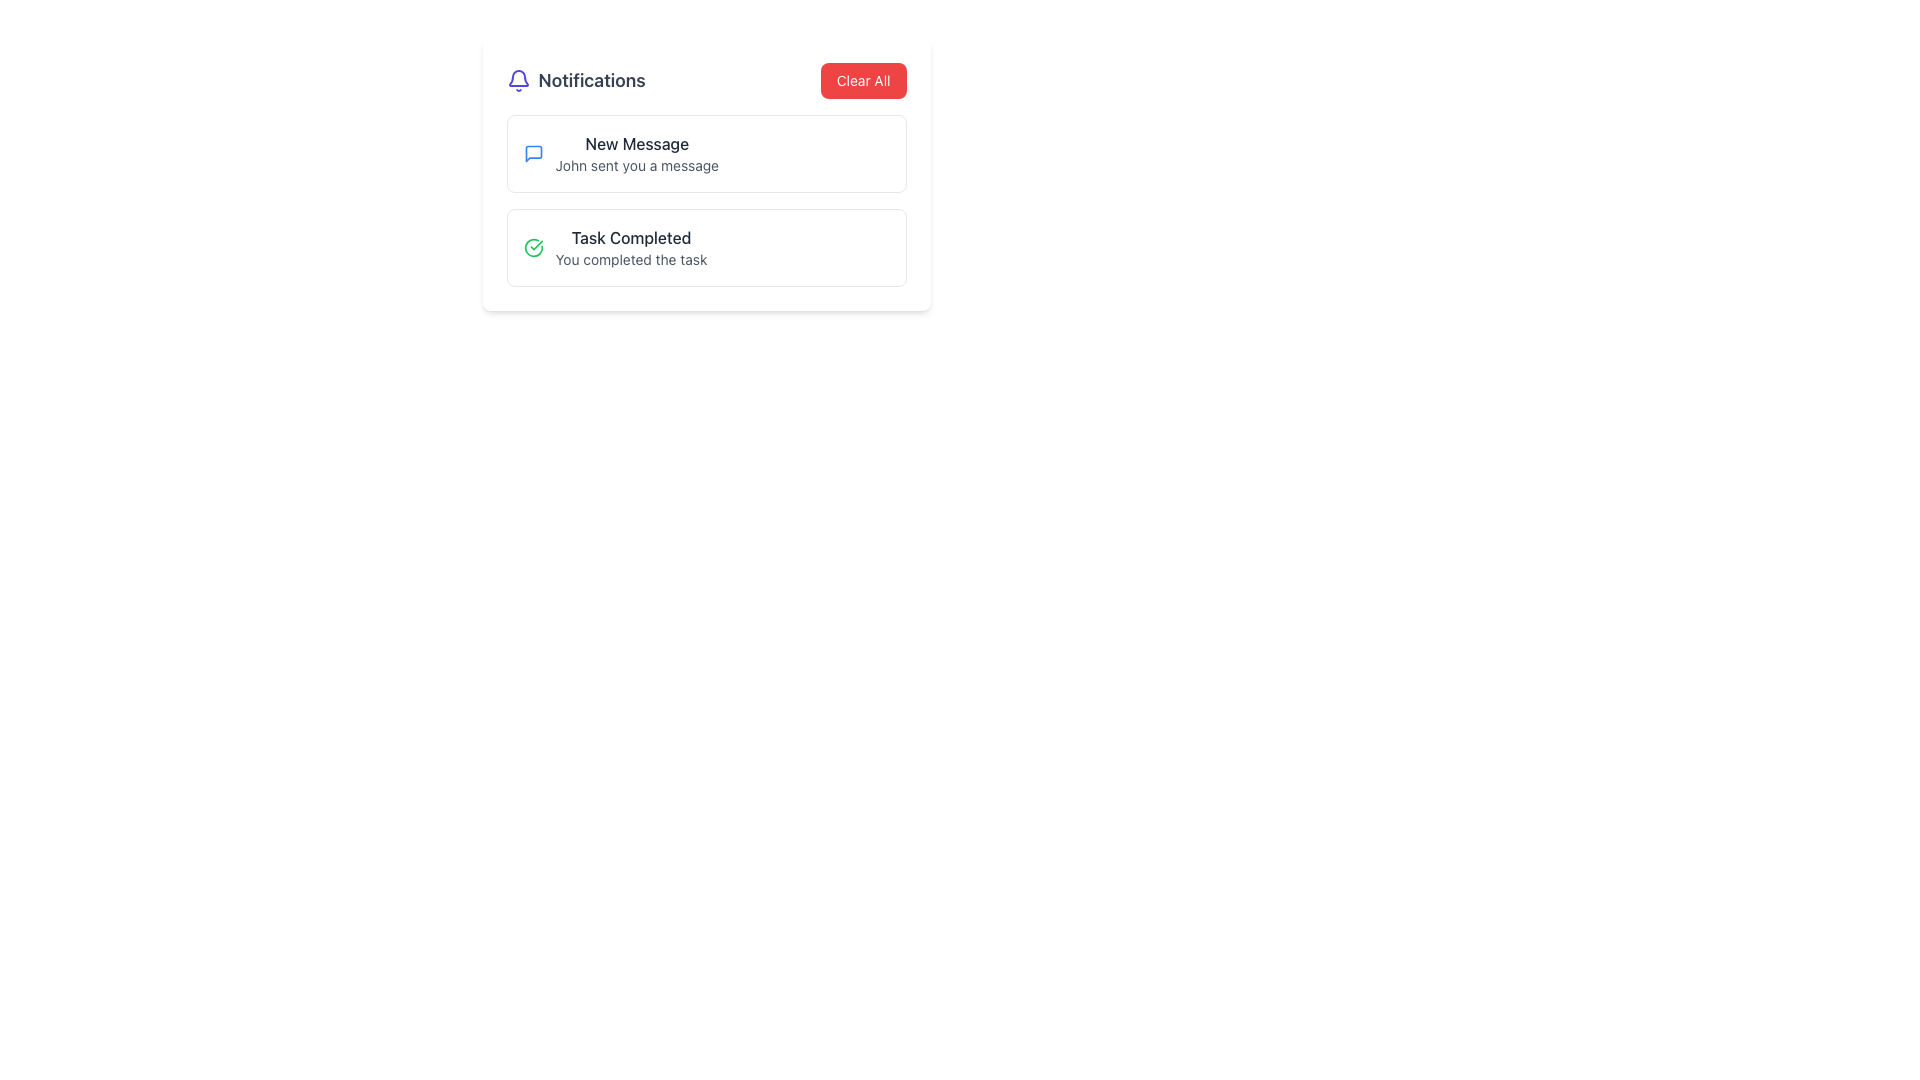  Describe the element at coordinates (630, 237) in the screenshot. I see `the 'Task Completed' text label, which is styled in medium font weight and dark gray color, located near the top of the second notification card` at that location.